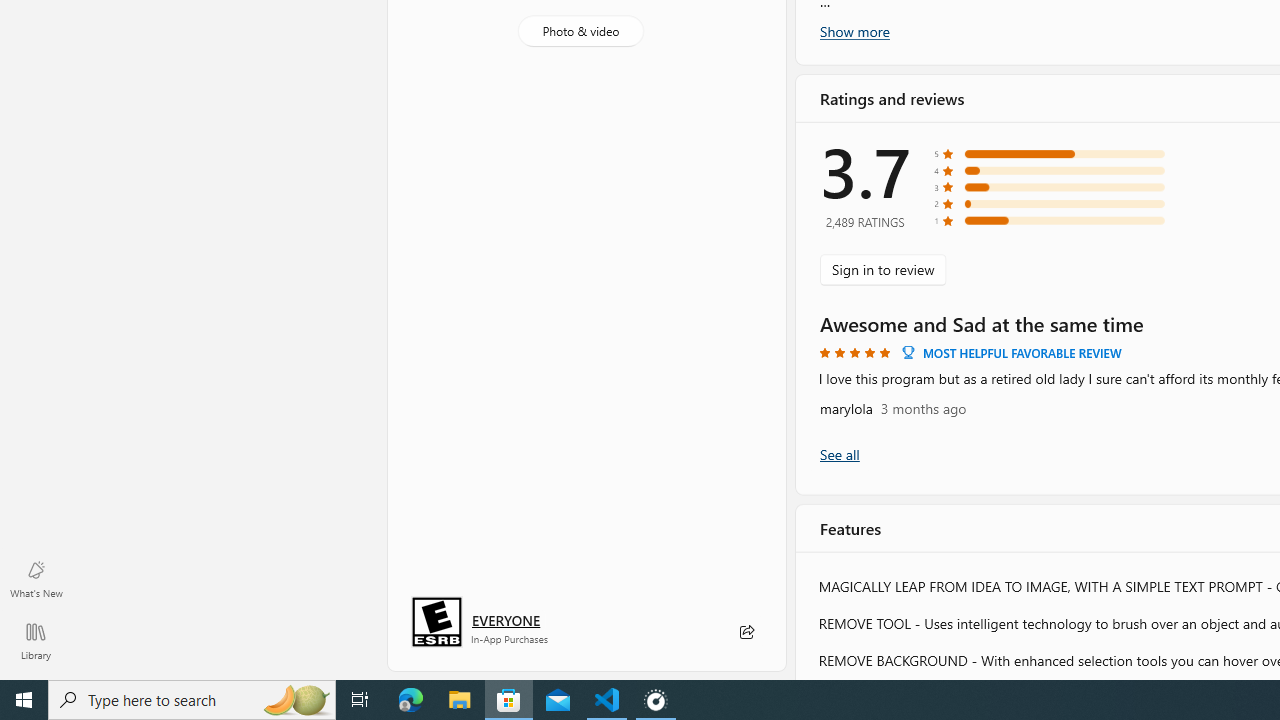  Describe the element at coordinates (578, 30) in the screenshot. I see `'Photo & video'` at that location.